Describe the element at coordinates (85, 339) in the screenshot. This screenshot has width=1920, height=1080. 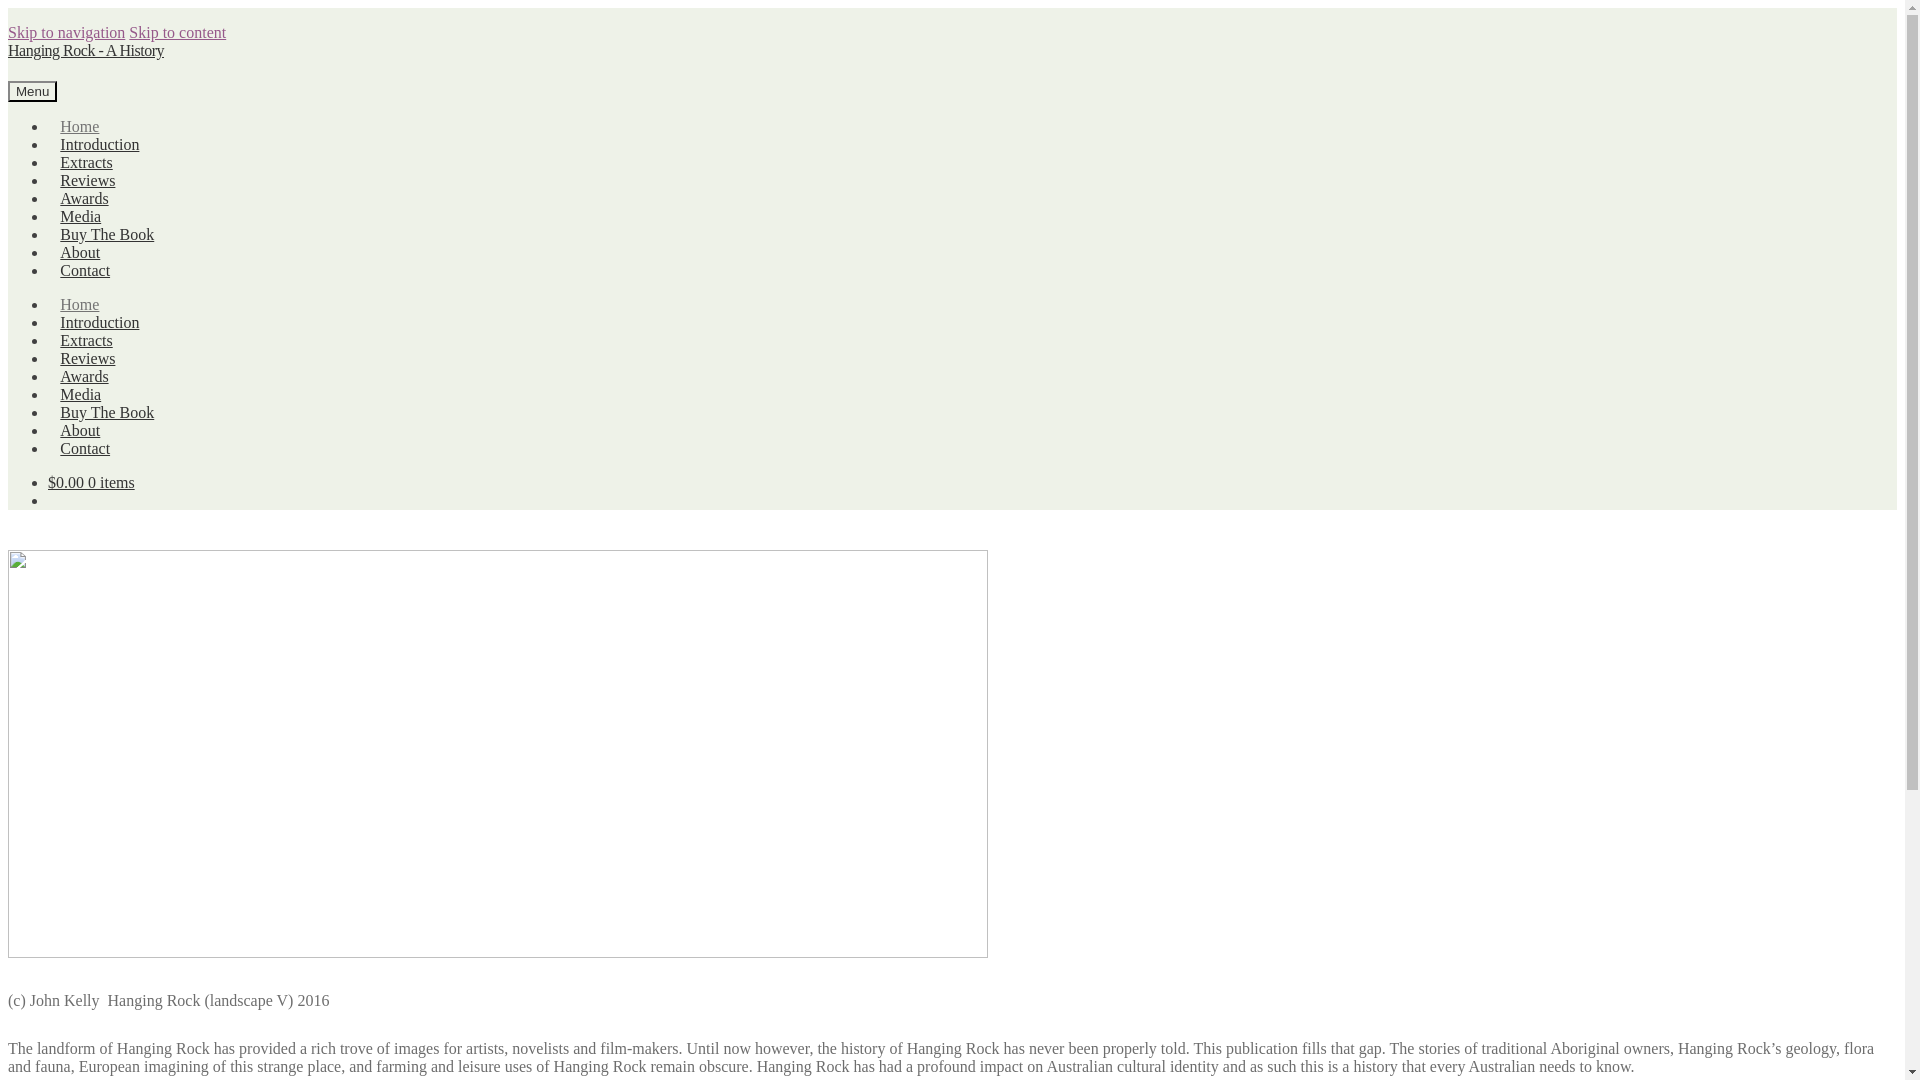
I see `'Extracts'` at that location.